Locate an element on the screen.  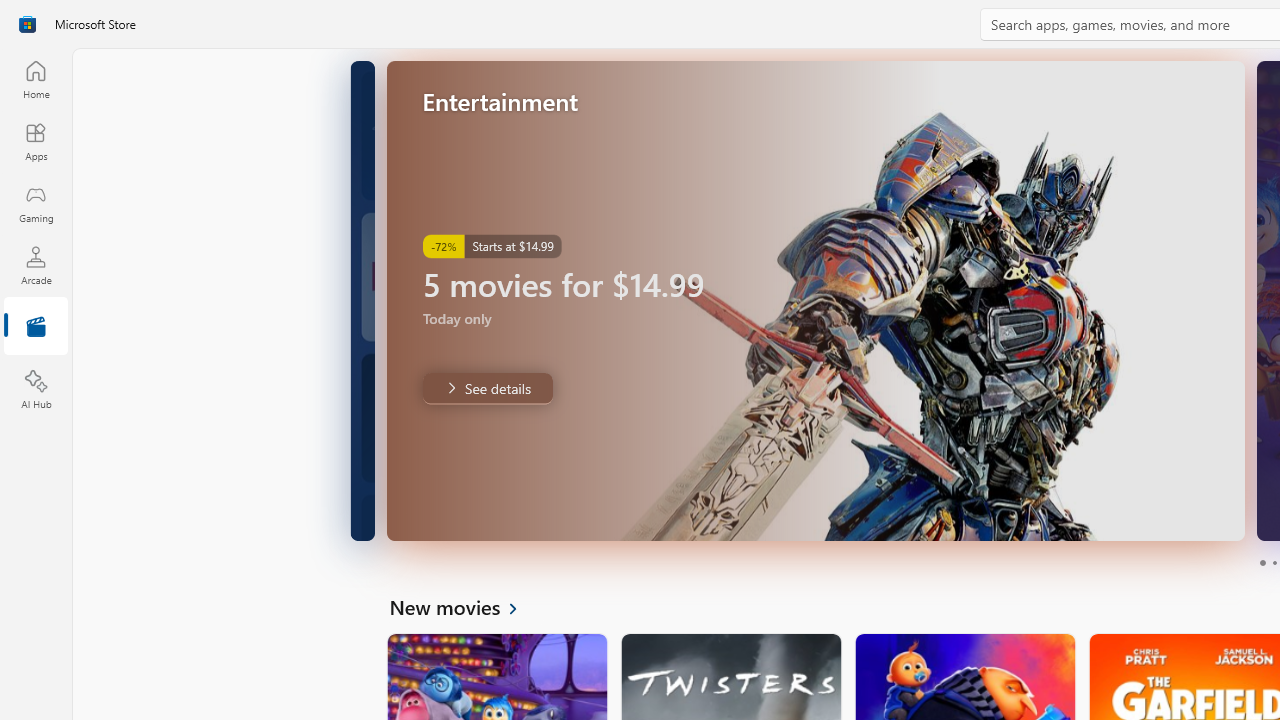
'Gaming' is located at coordinates (35, 203).